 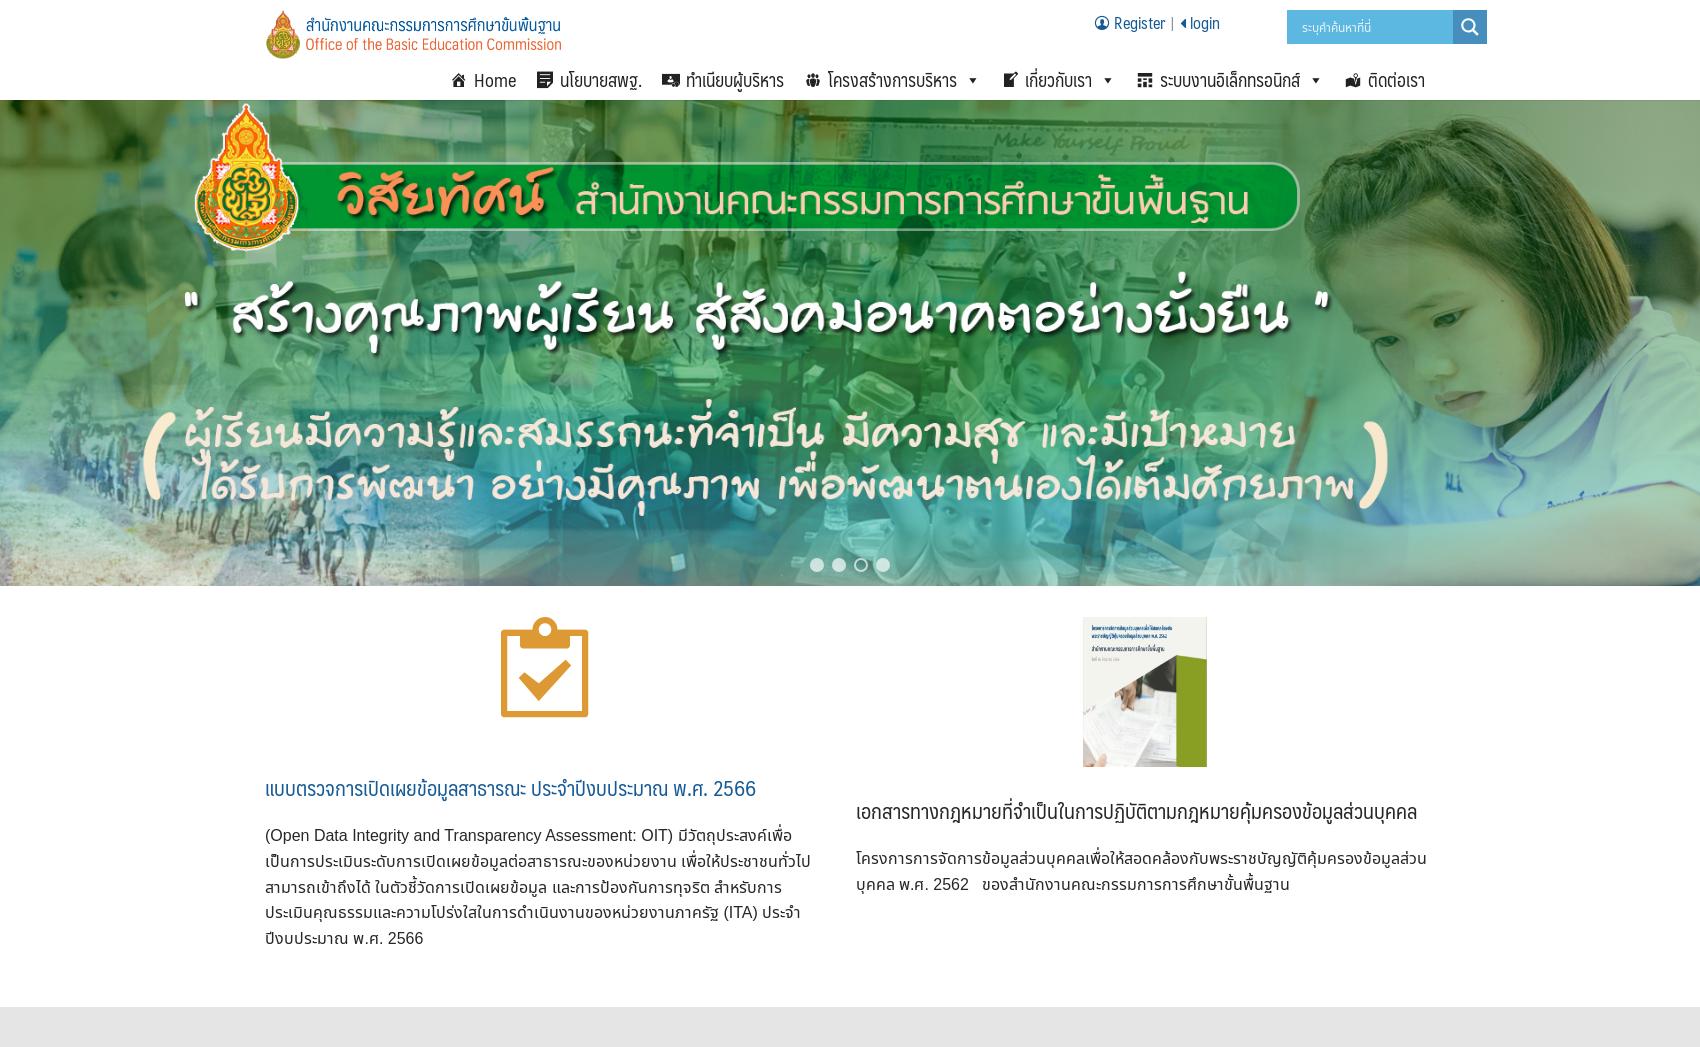 What do you see at coordinates (1042, 242) in the screenshot?
I see `'ผู้อำนวยการสำนักฯ สพฐ.'` at bounding box center [1042, 242].